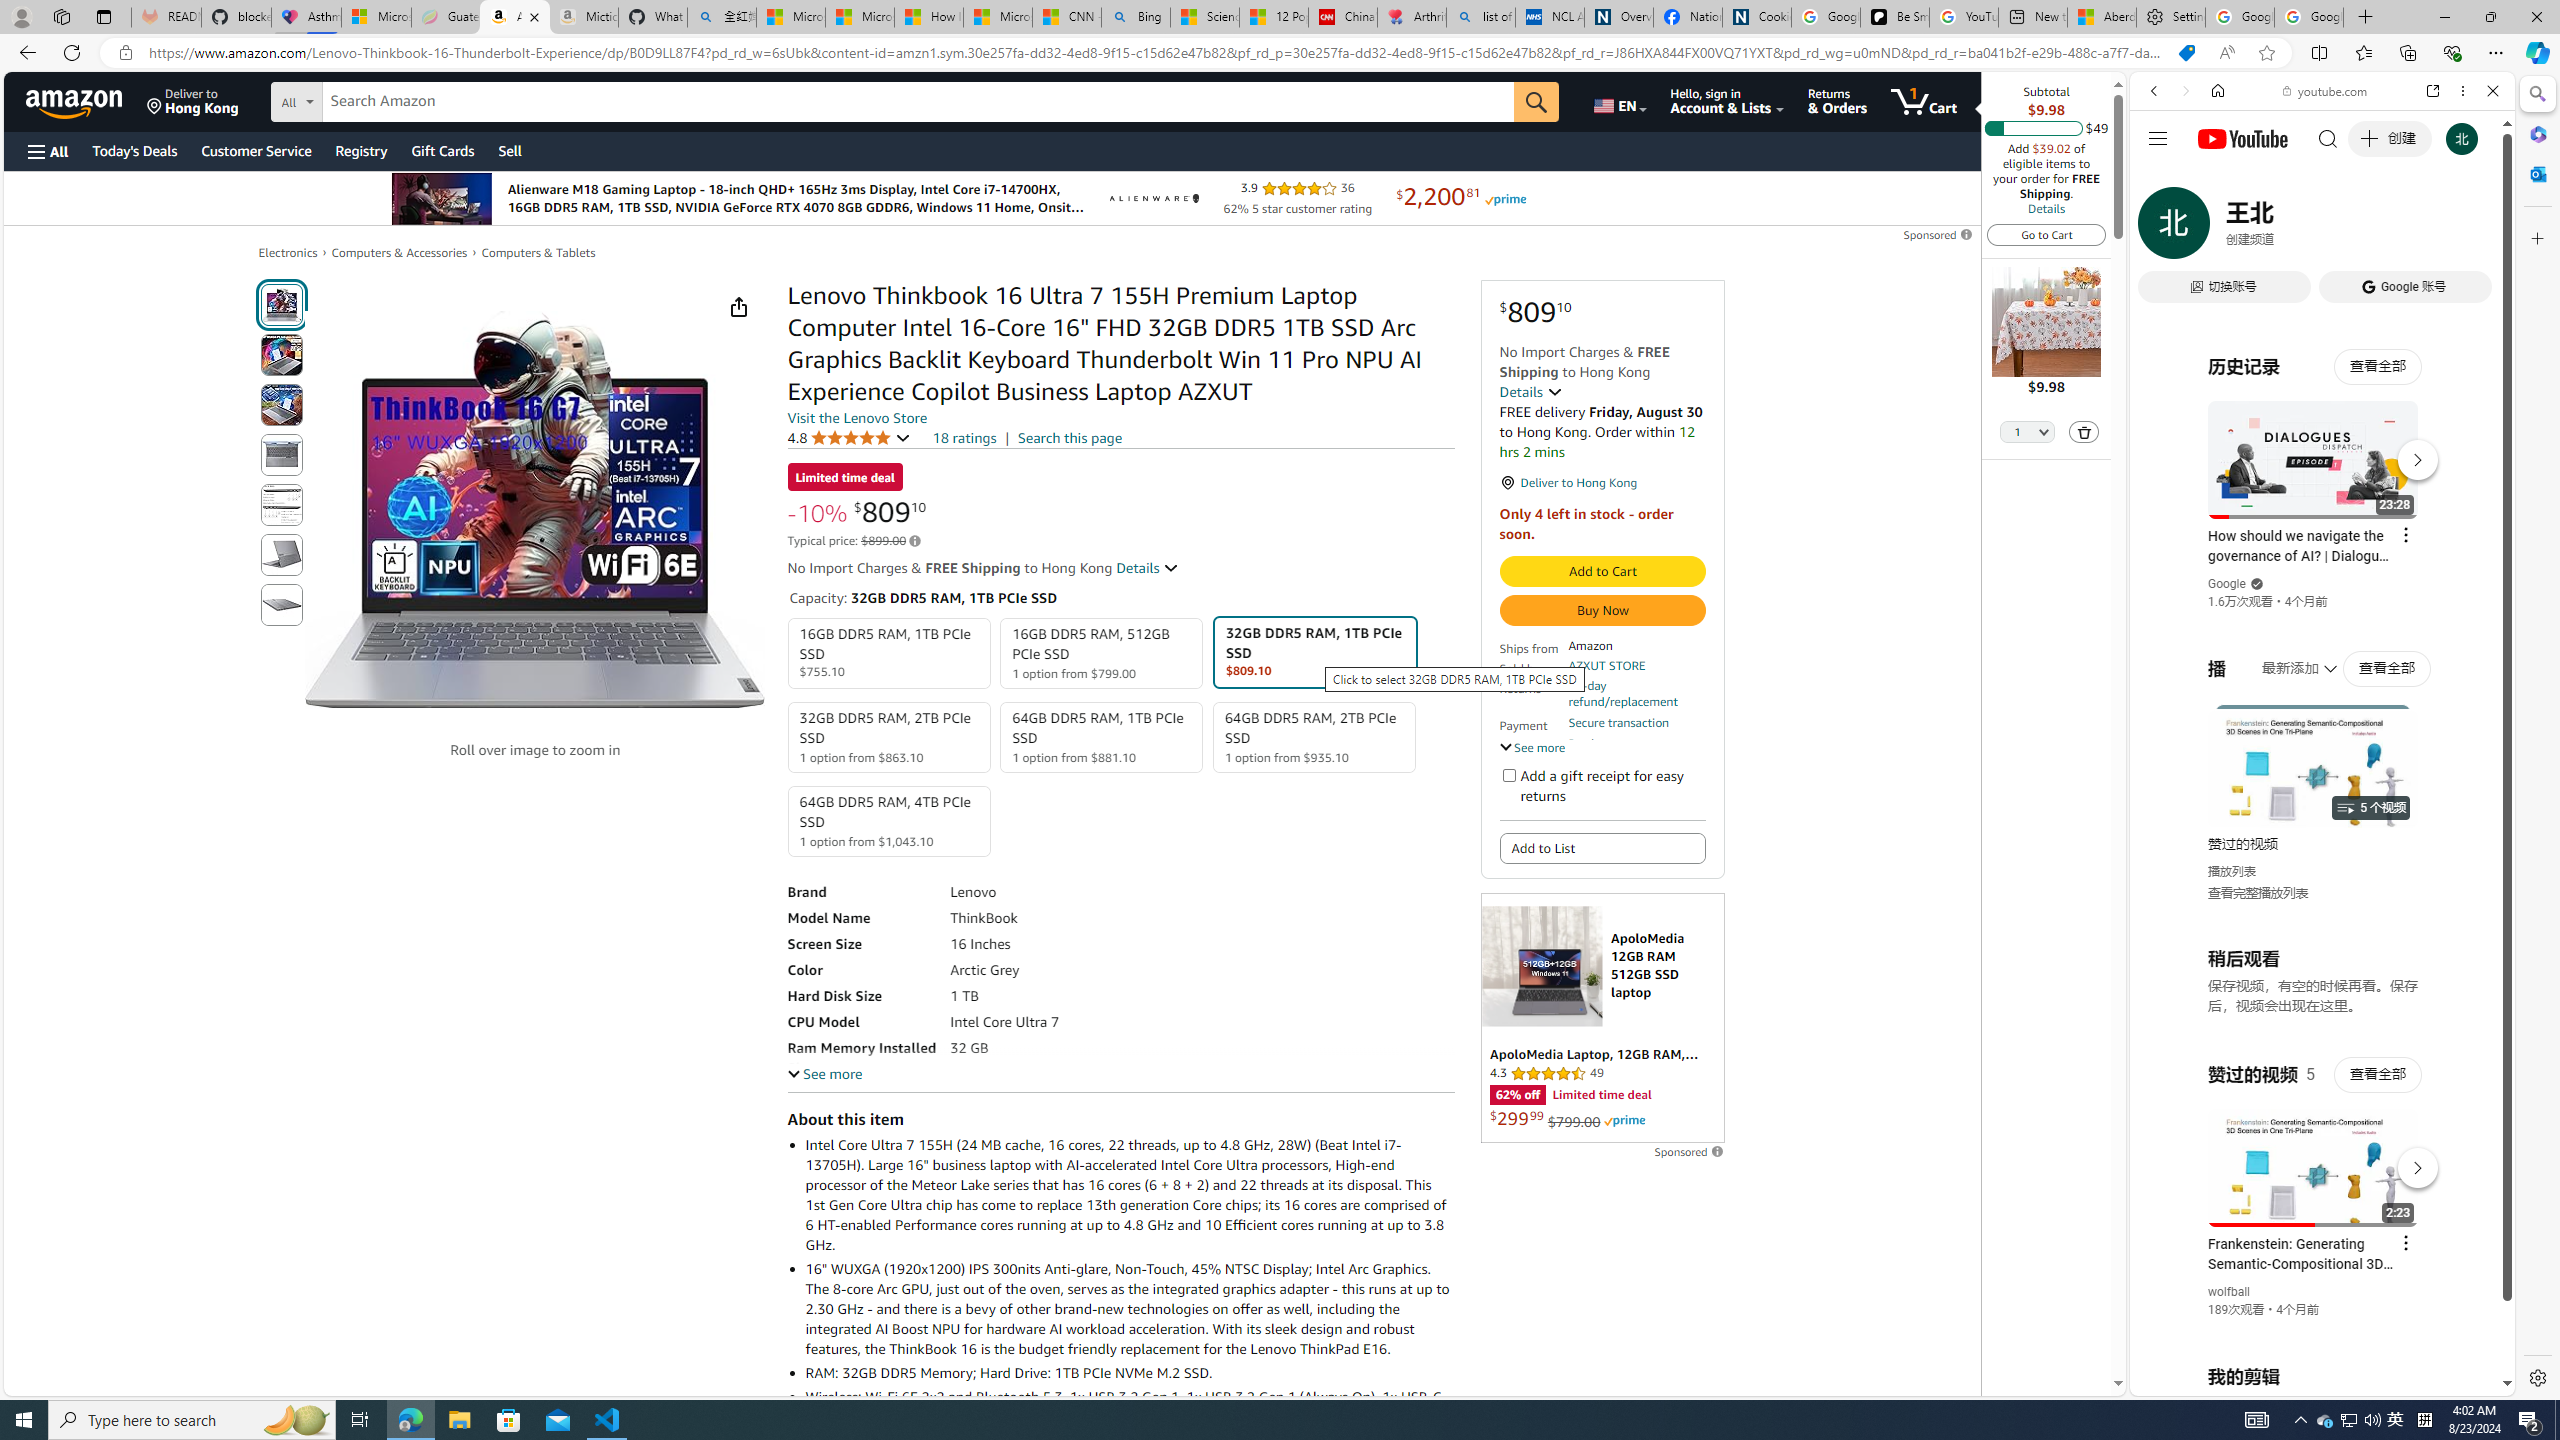 The height and width of the screenshot is (1440, 2560). What do you see at coordinates (888, 820) in the screenshot?
I see `'64GB DDR5 RAM, 4TB PCIe SSD 1 option from $1,043.10'` at bounding box center [888, 820].